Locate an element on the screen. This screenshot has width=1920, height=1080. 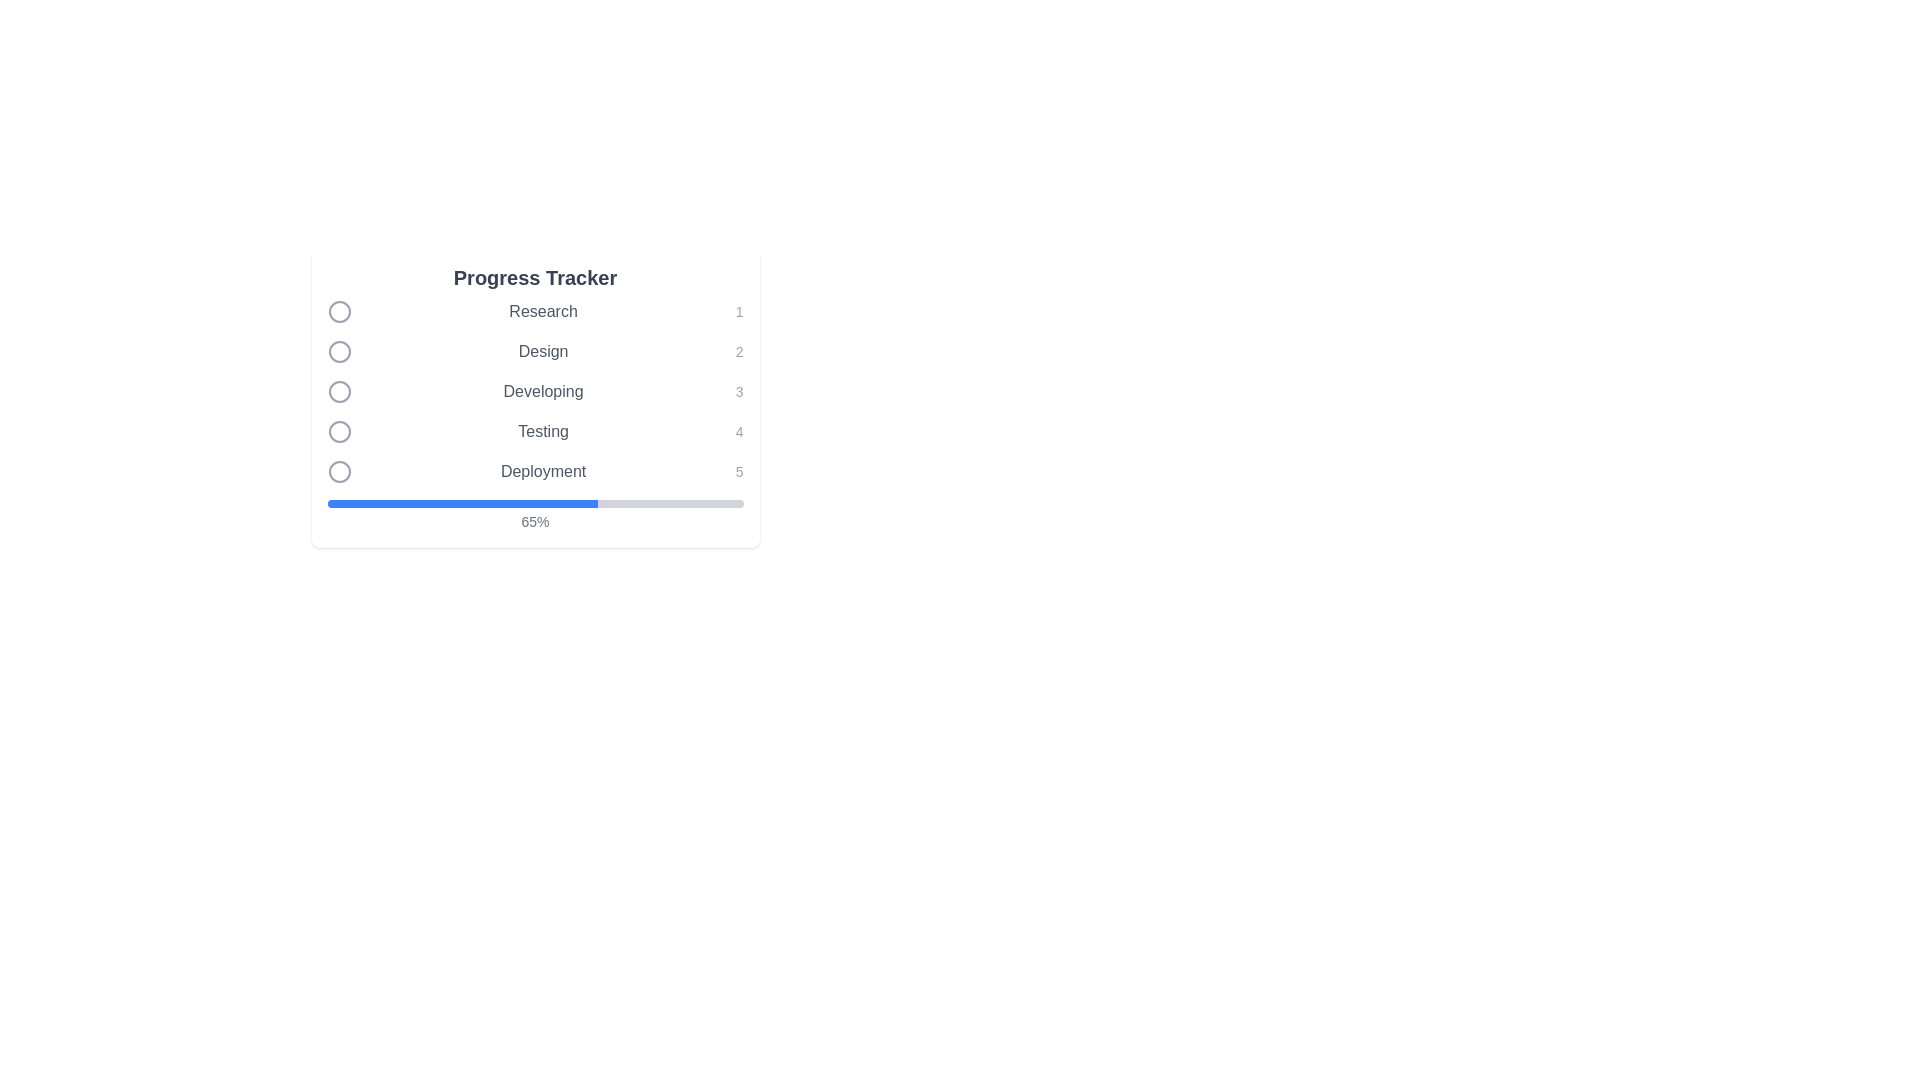
the circular icon that represents the 'Developing' progress label in the progress tracker interface, which is the third item in a vertical list of circular icons is located at coordinates (339, 392).